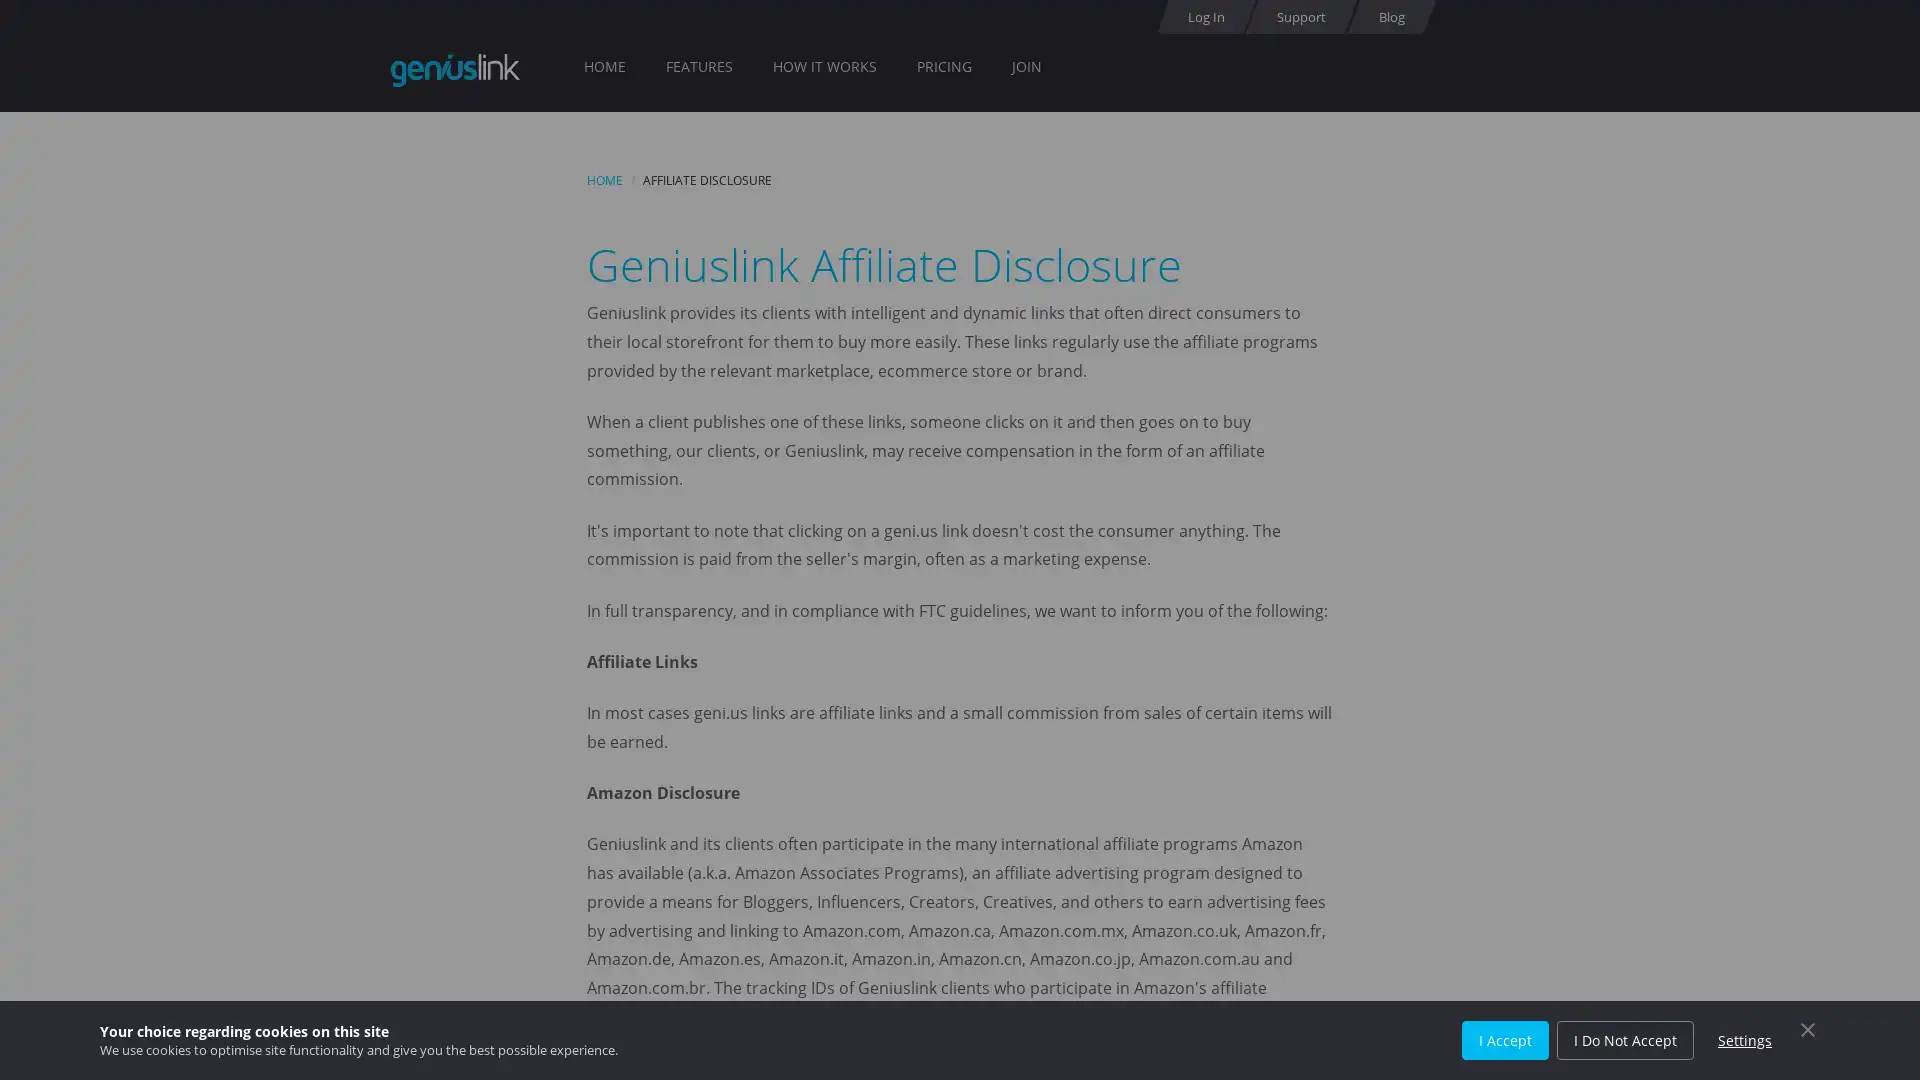  Describe the element at coordinates (1625, 1039) in the screenshot. I see `I Do Not Accept` at that location.